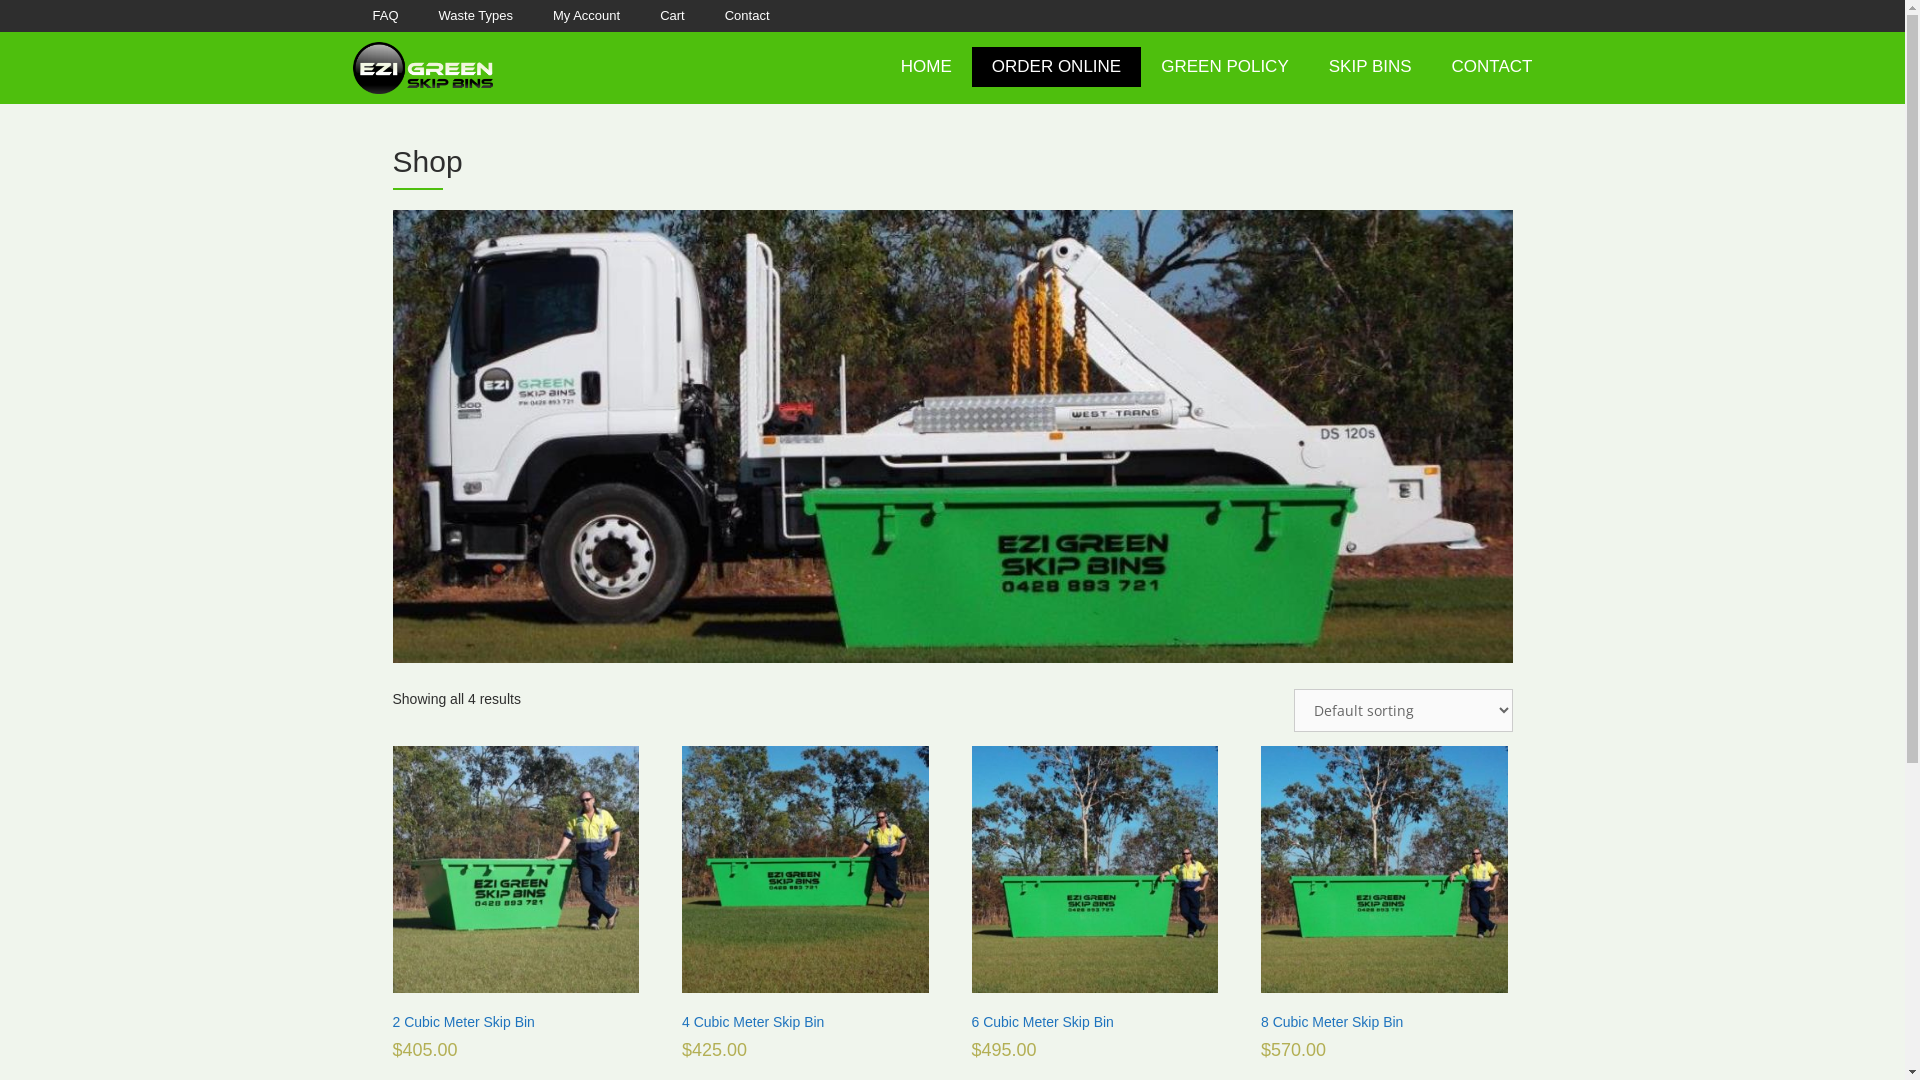  Describe the element at coordinates (421, 65) in the screenshot. I see `'Ezi Green Skip Bins'` at that location.